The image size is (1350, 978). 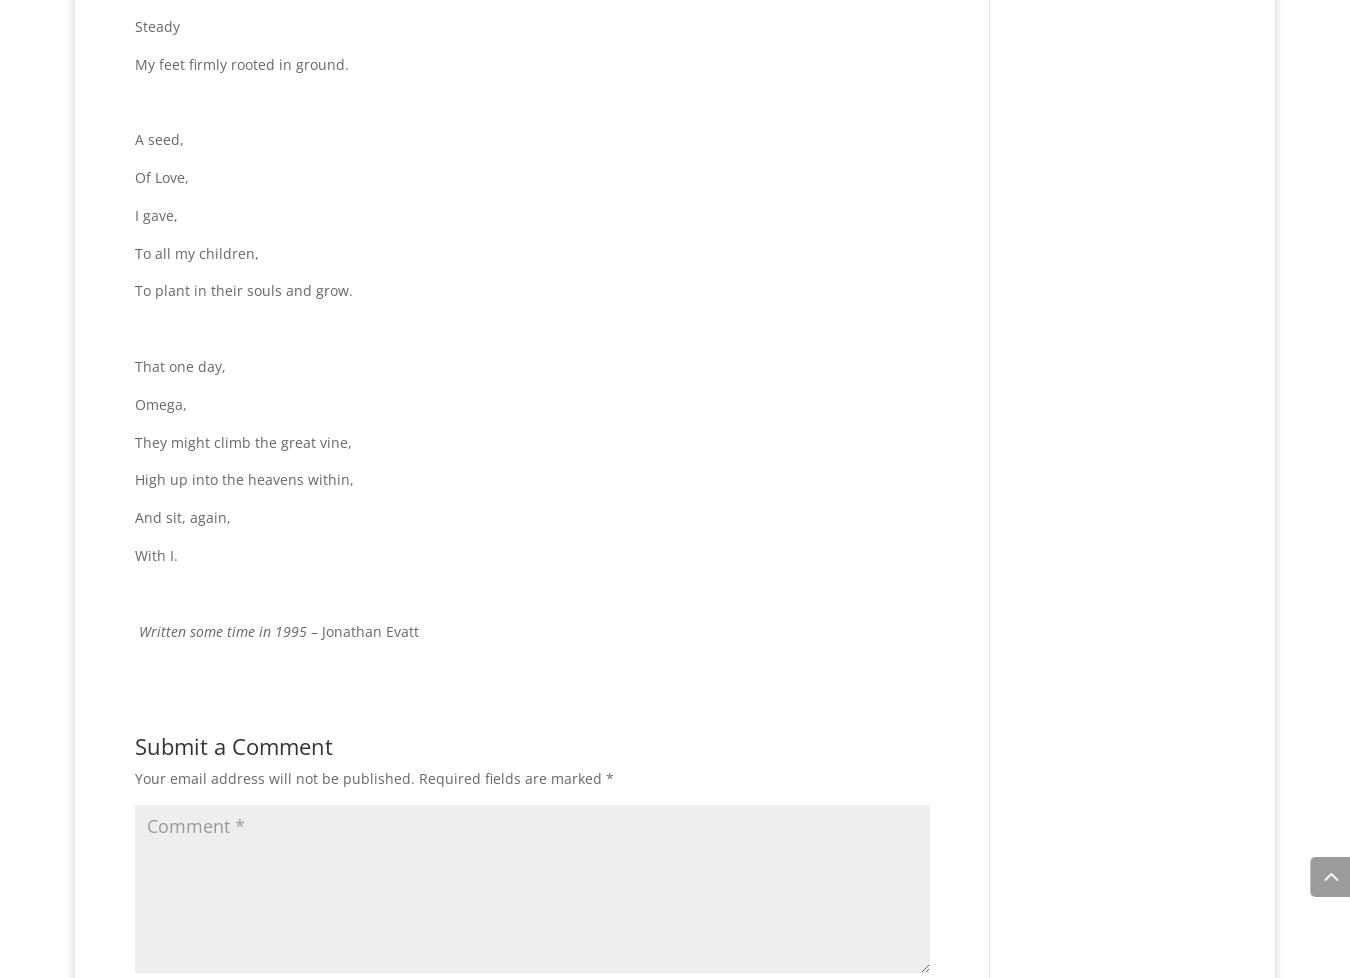 What do you see at coordinates (135, 554) in the screenshot?
I see `'With I.'` at bounding box center [135, 554].